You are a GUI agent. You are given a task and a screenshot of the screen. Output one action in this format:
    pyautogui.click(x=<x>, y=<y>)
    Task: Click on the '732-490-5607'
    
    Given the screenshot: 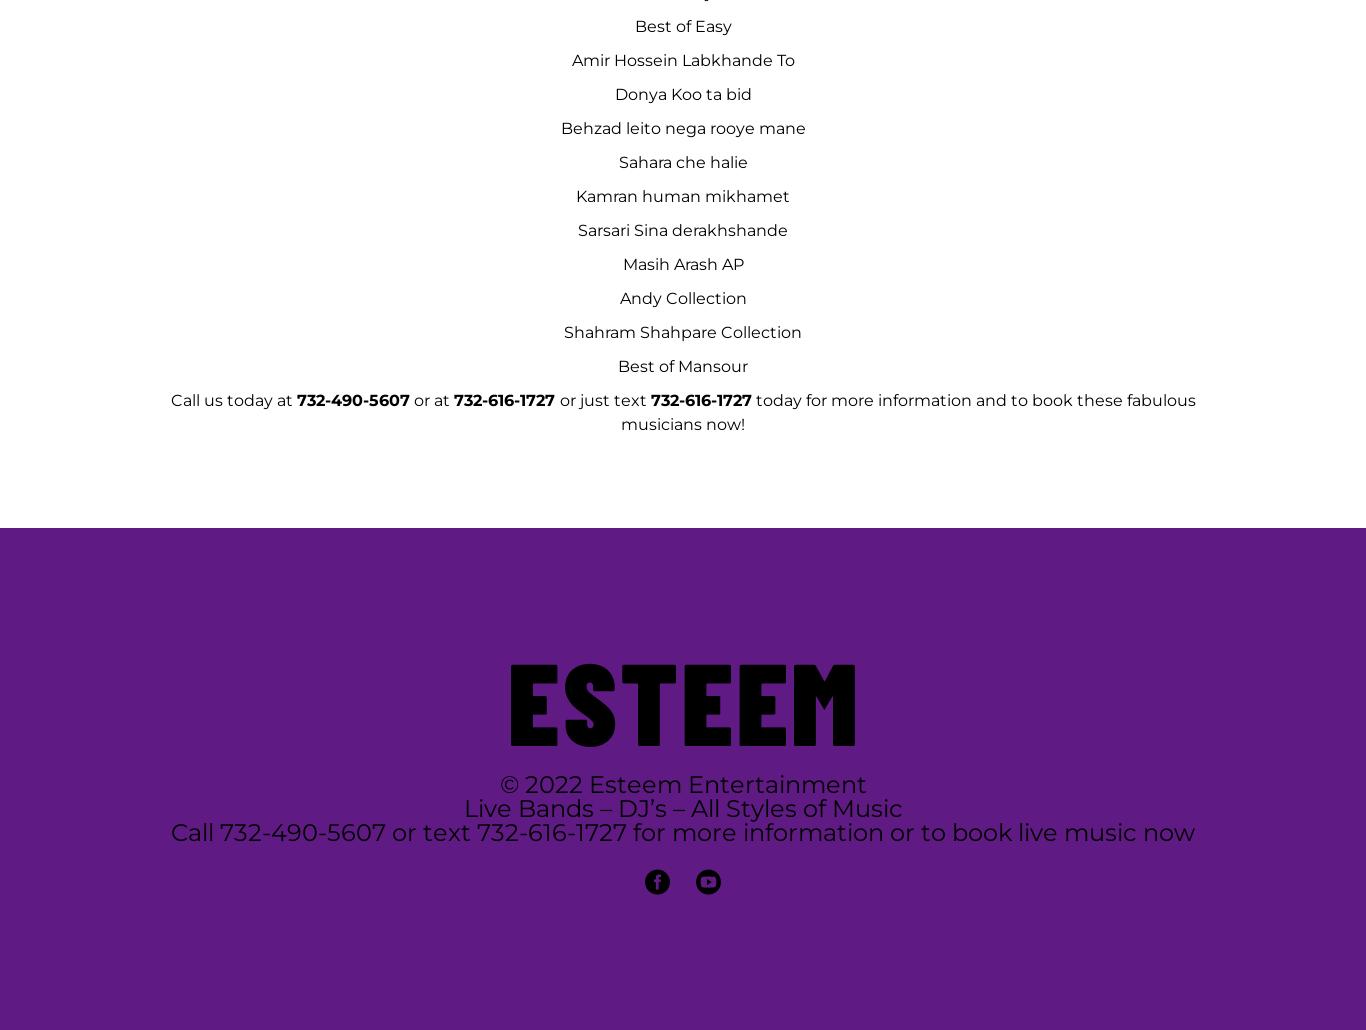 What is the action you would take?
    pyautogui.click(x=351, y=400)
    